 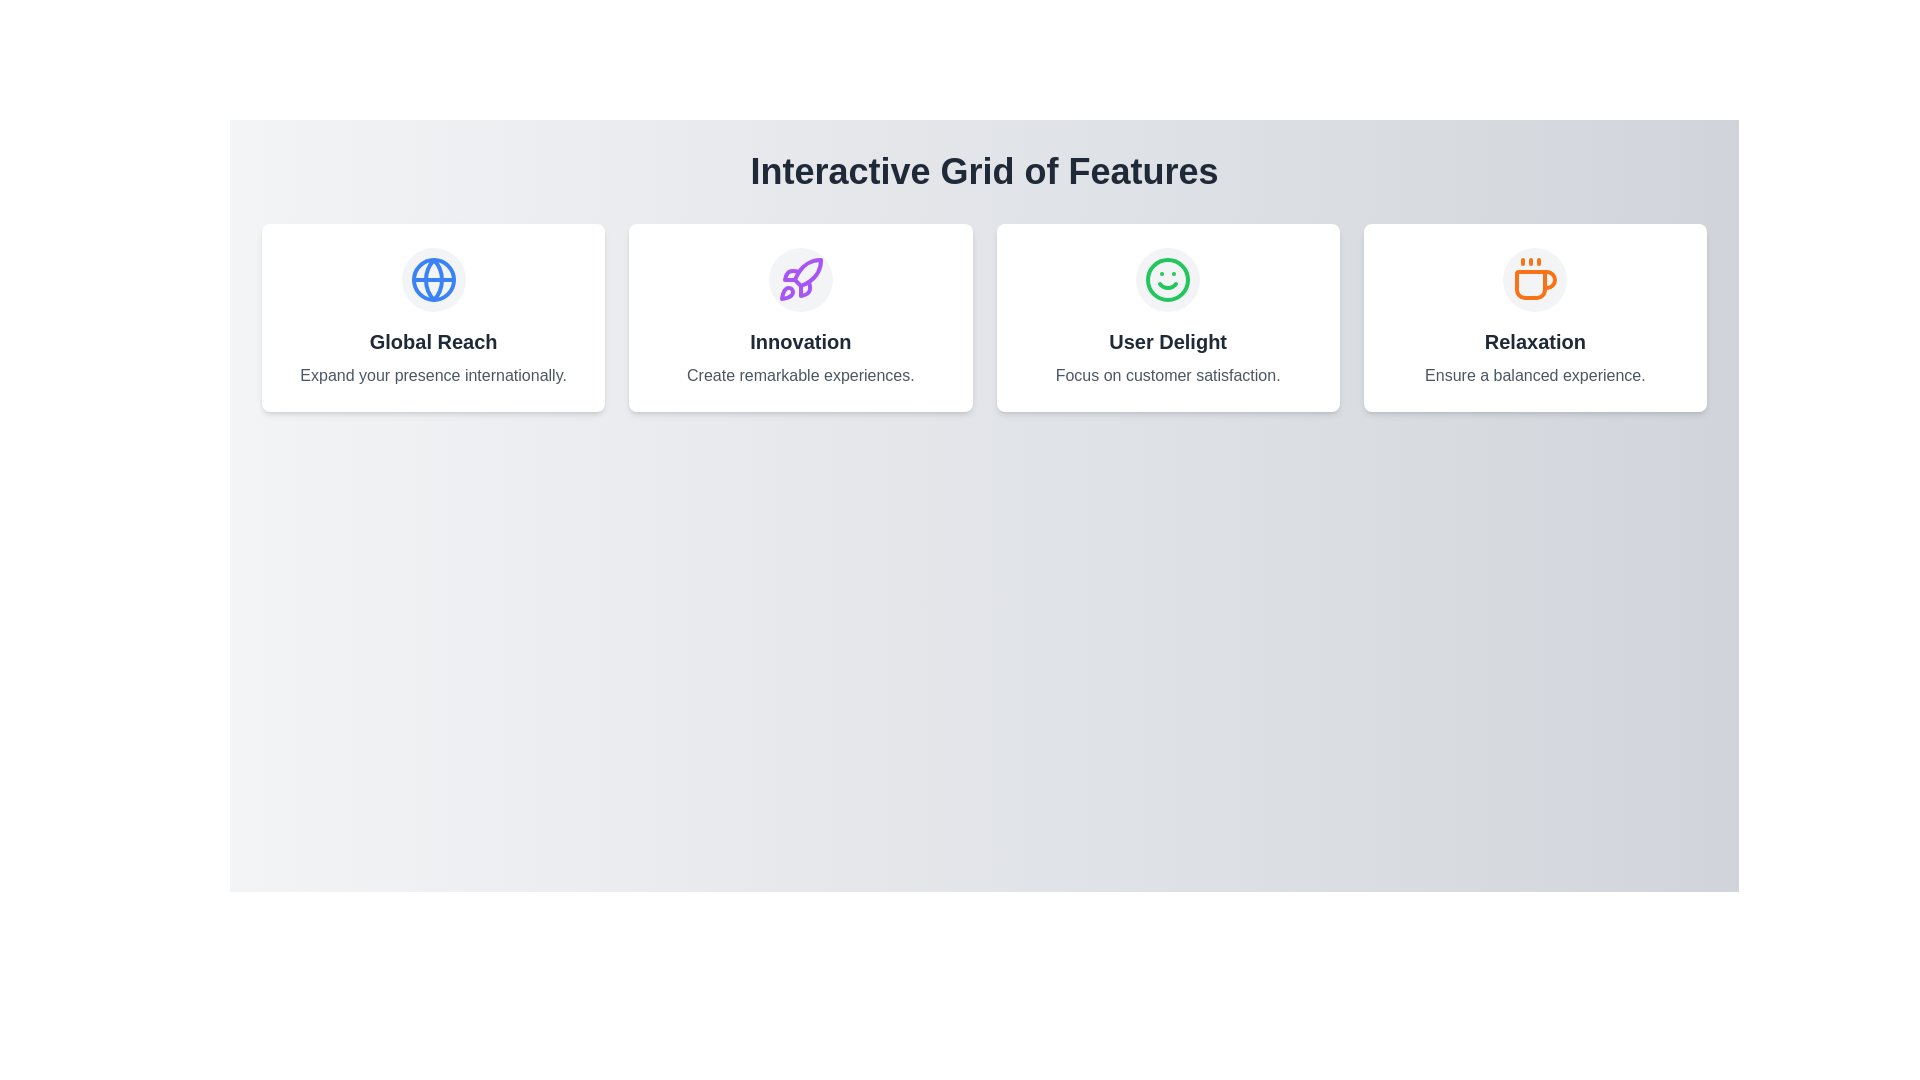 I want to click on the circular icon featuring a purple rocket symbol, which represents innovation, located in the second card of a four-card layout, so click(x=800, y=280).